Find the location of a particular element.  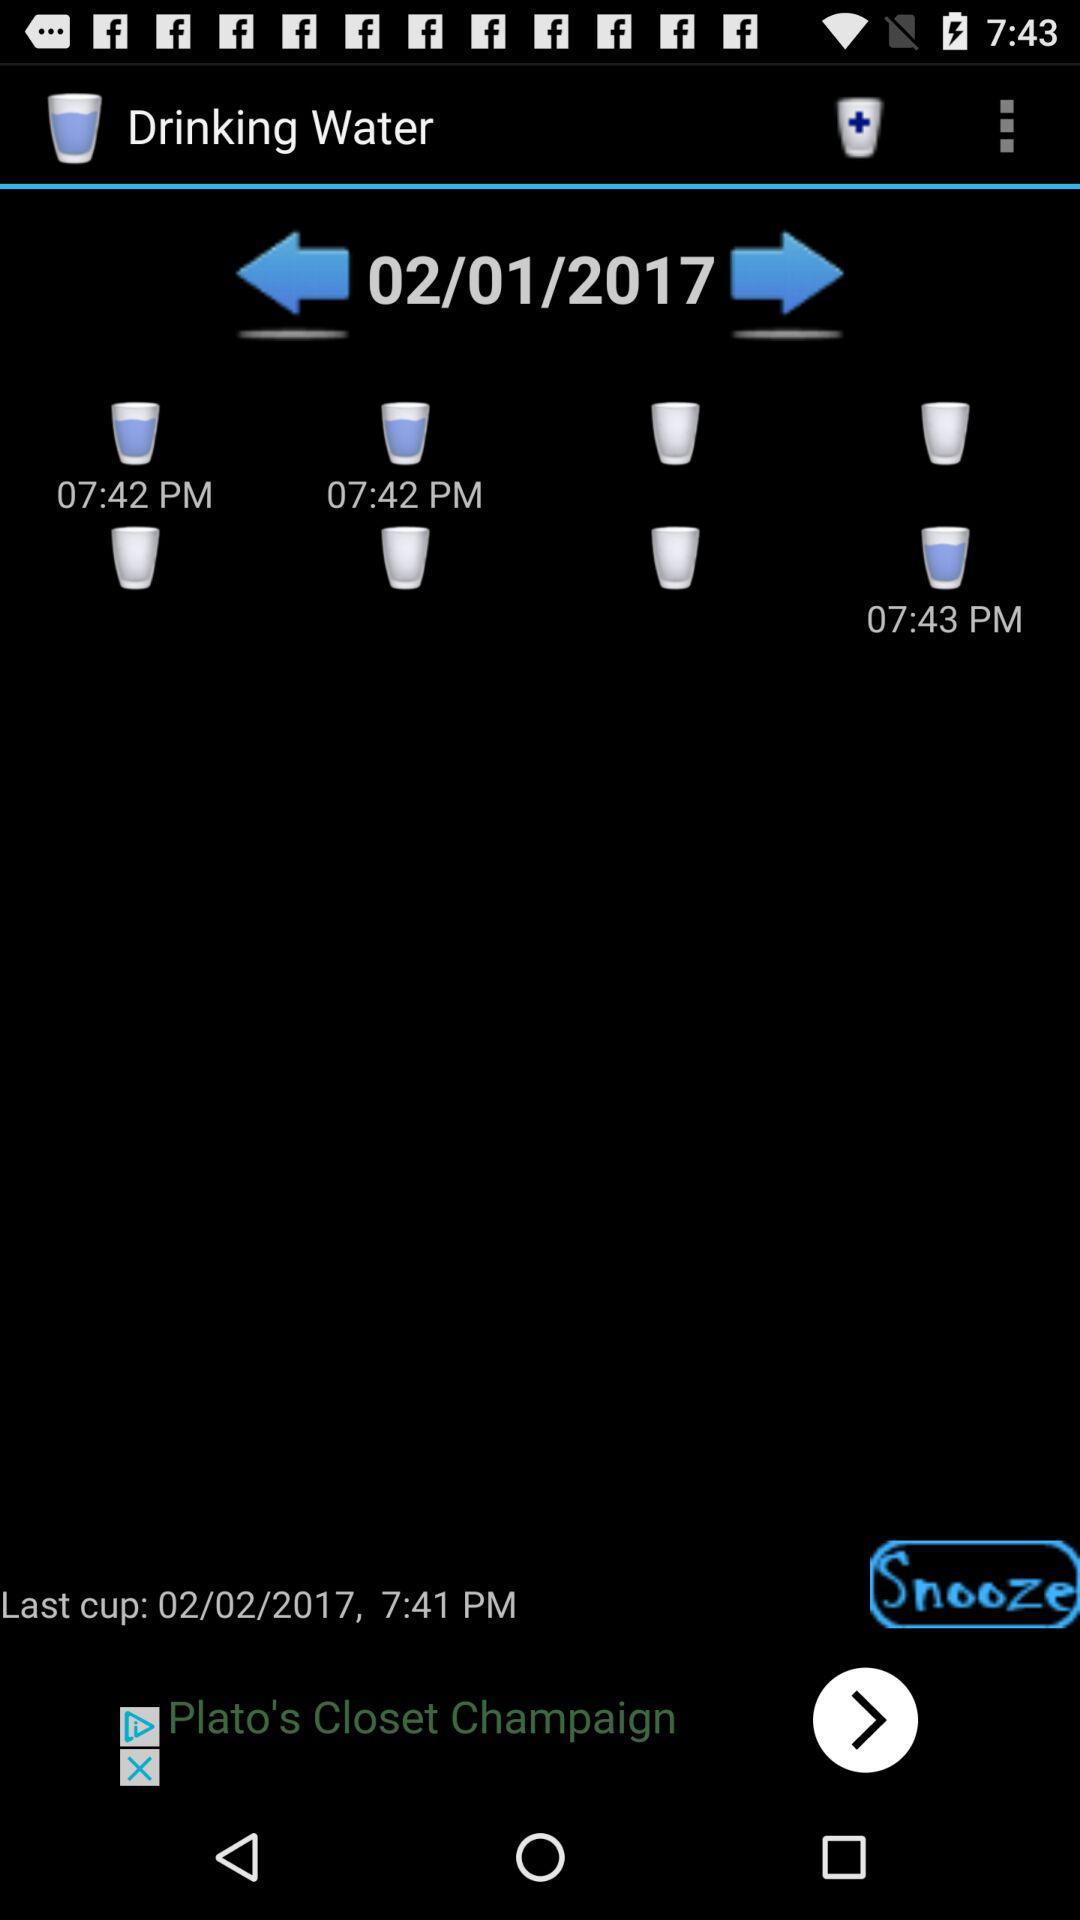

the arrow_backward icon is located at coordinates (292, 296).